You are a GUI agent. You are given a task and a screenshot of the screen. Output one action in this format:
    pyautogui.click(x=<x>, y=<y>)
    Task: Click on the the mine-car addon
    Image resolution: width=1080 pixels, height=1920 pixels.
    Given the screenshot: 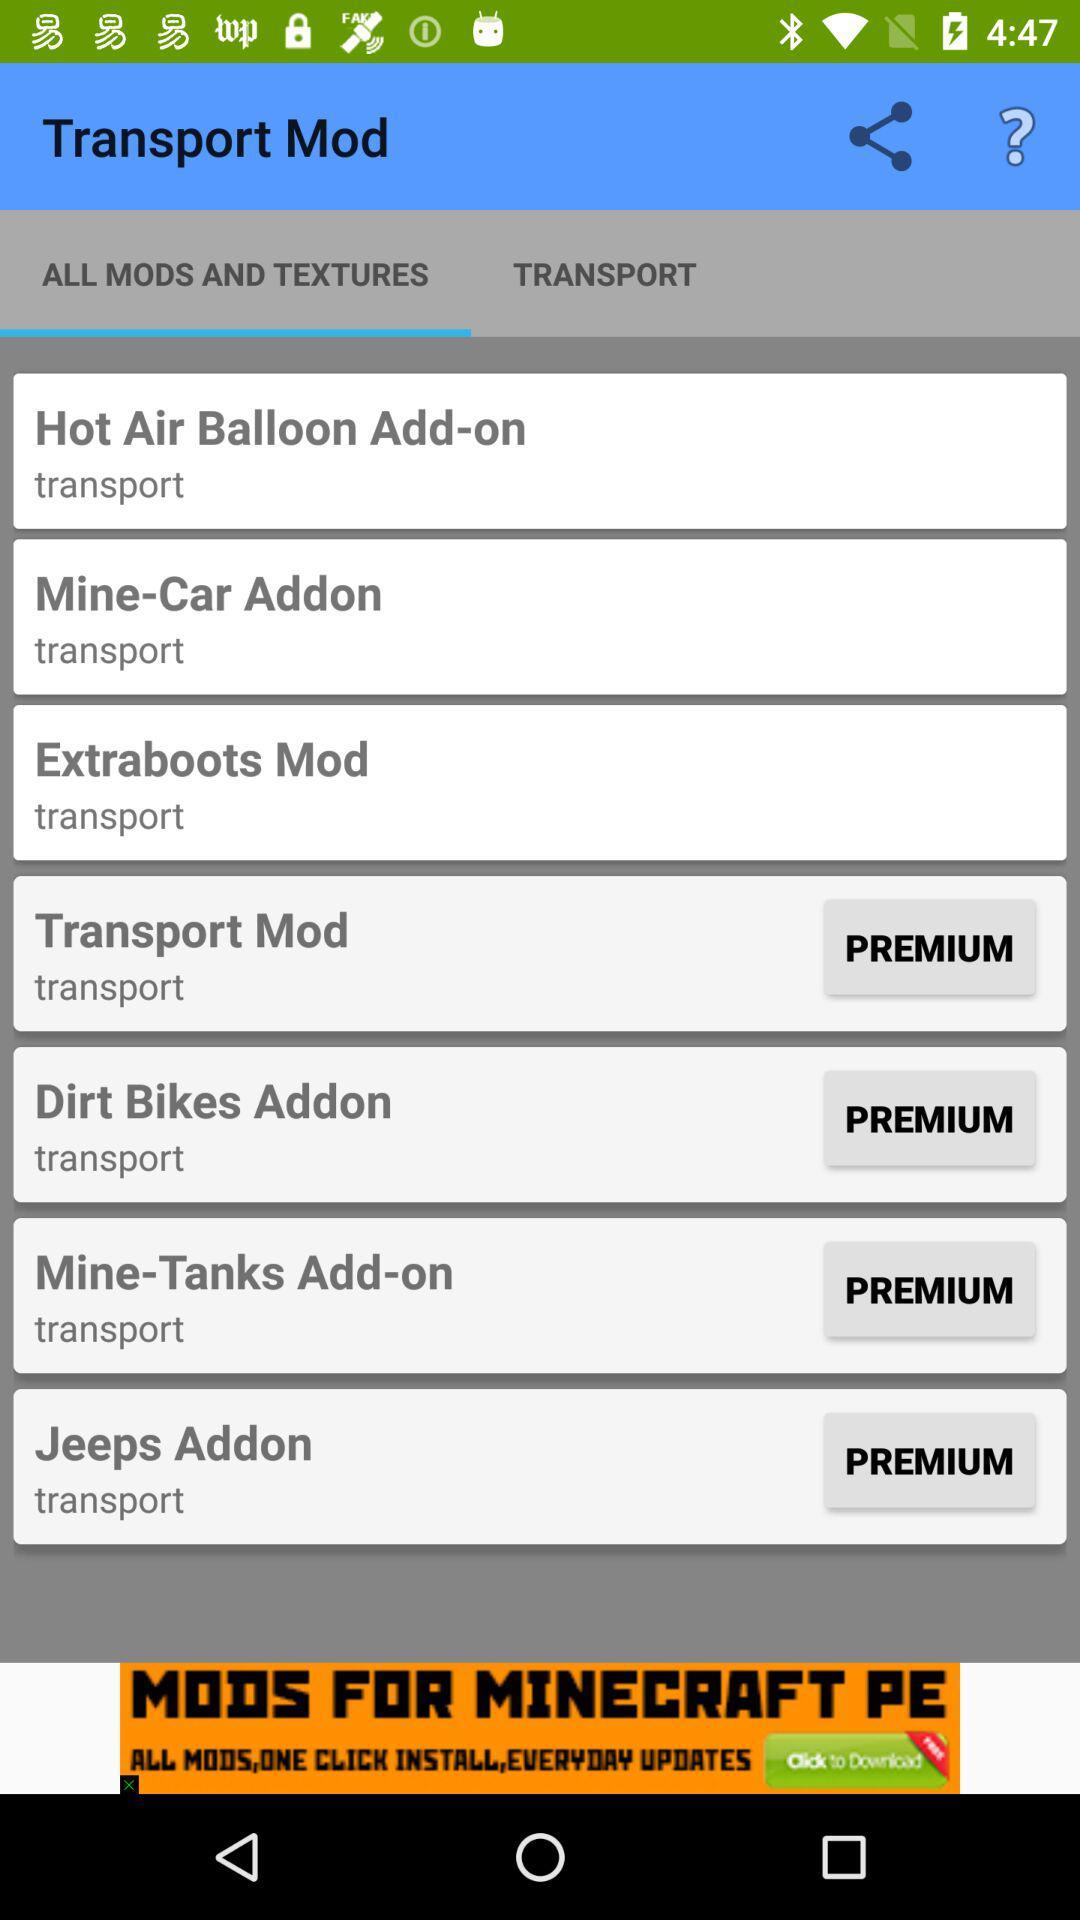 What is the action you would take?
    pyautogui.click(x=540, y=591)
    